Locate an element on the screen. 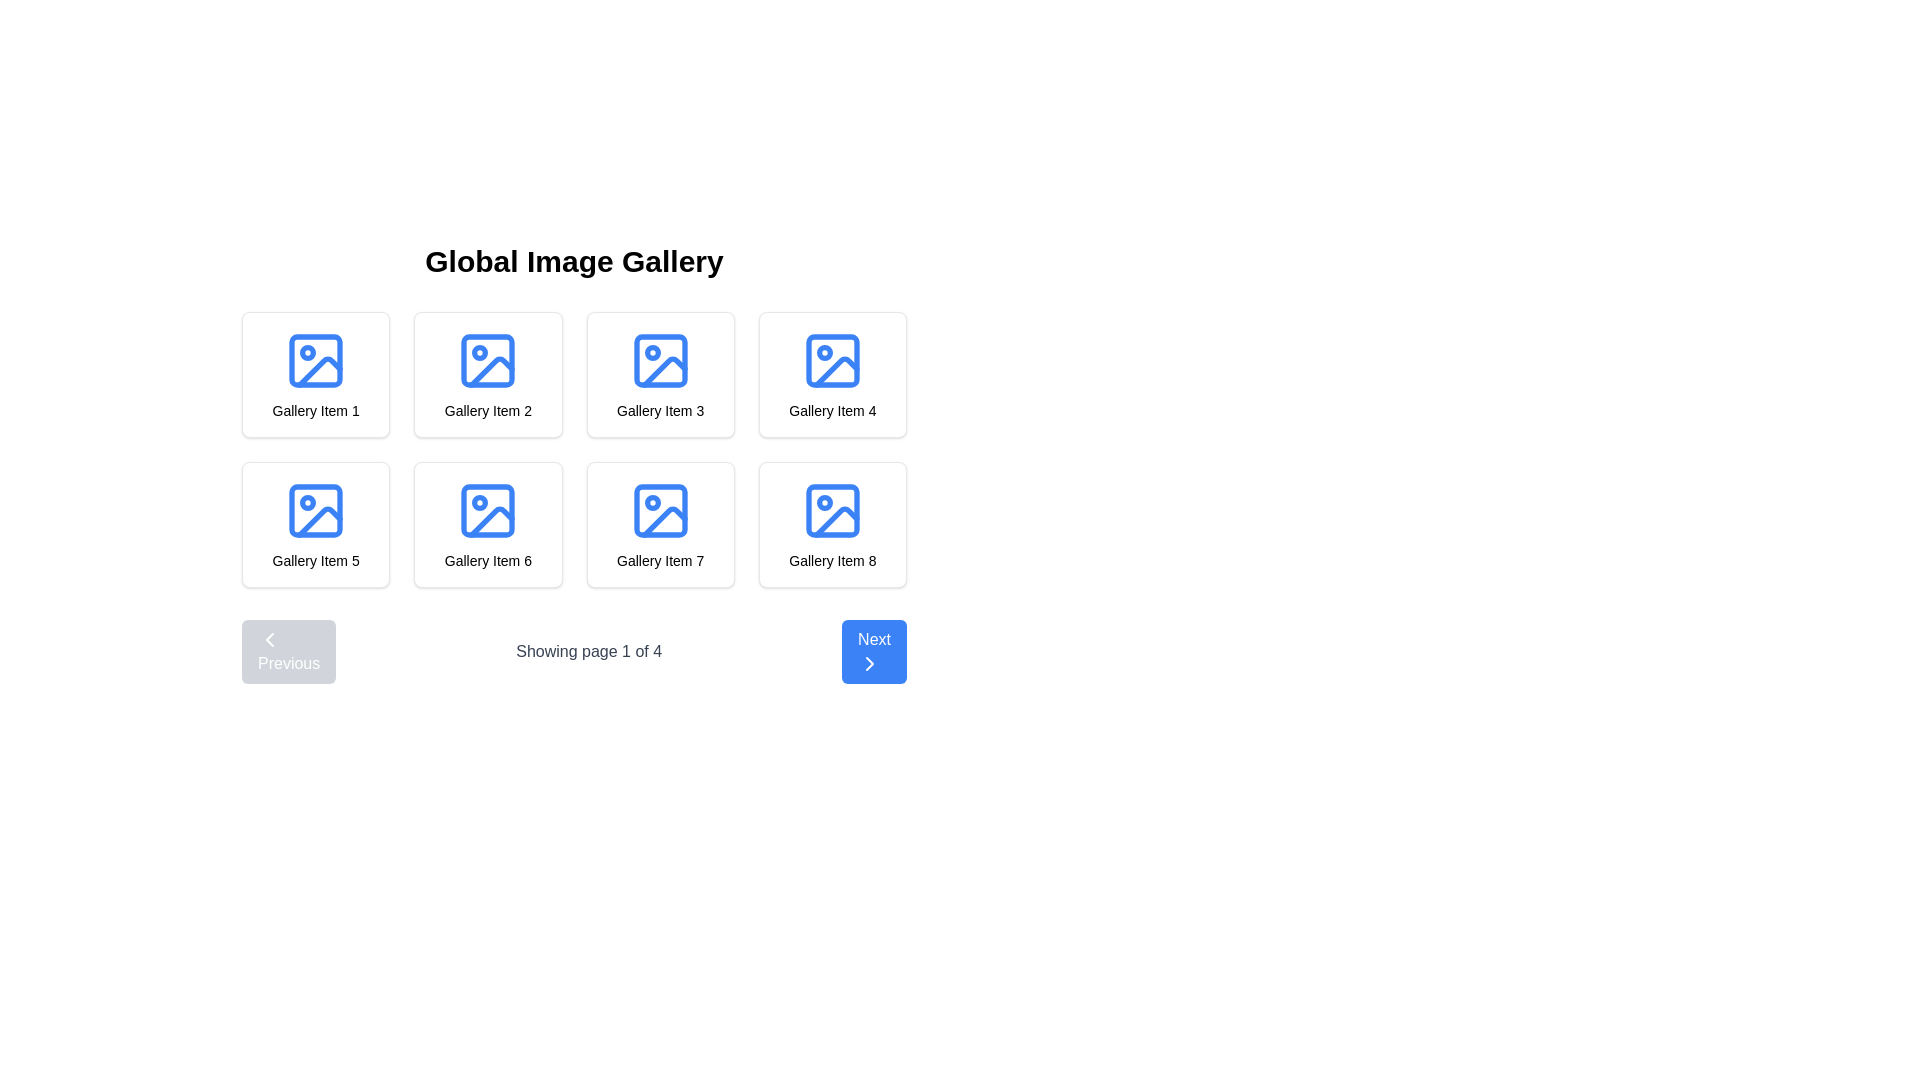 The image size is (1920, 1080). the small circular graphical element part of the 'Gallery Item 2' icon, located in the top-left corner of the icon is located at coordinates (480, 352).